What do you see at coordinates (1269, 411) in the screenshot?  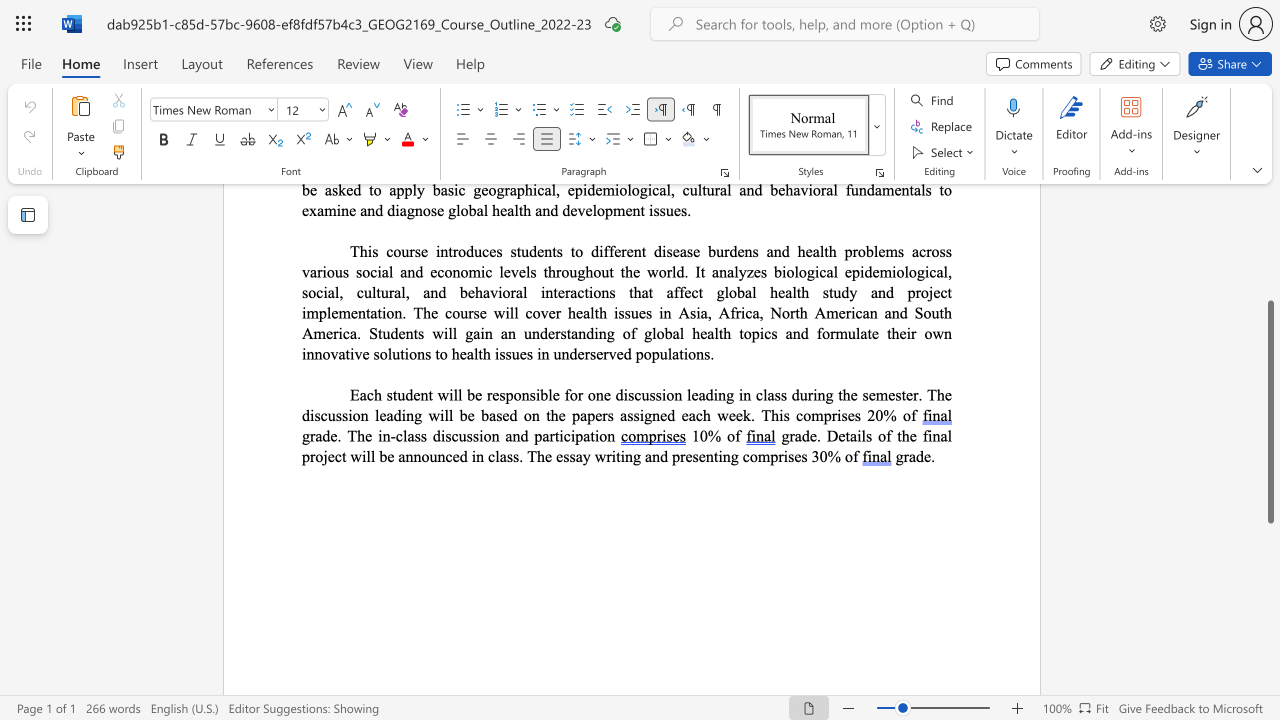 I see `the scrollbar and move up 140 pixels` at bounding box center [1269, 411].